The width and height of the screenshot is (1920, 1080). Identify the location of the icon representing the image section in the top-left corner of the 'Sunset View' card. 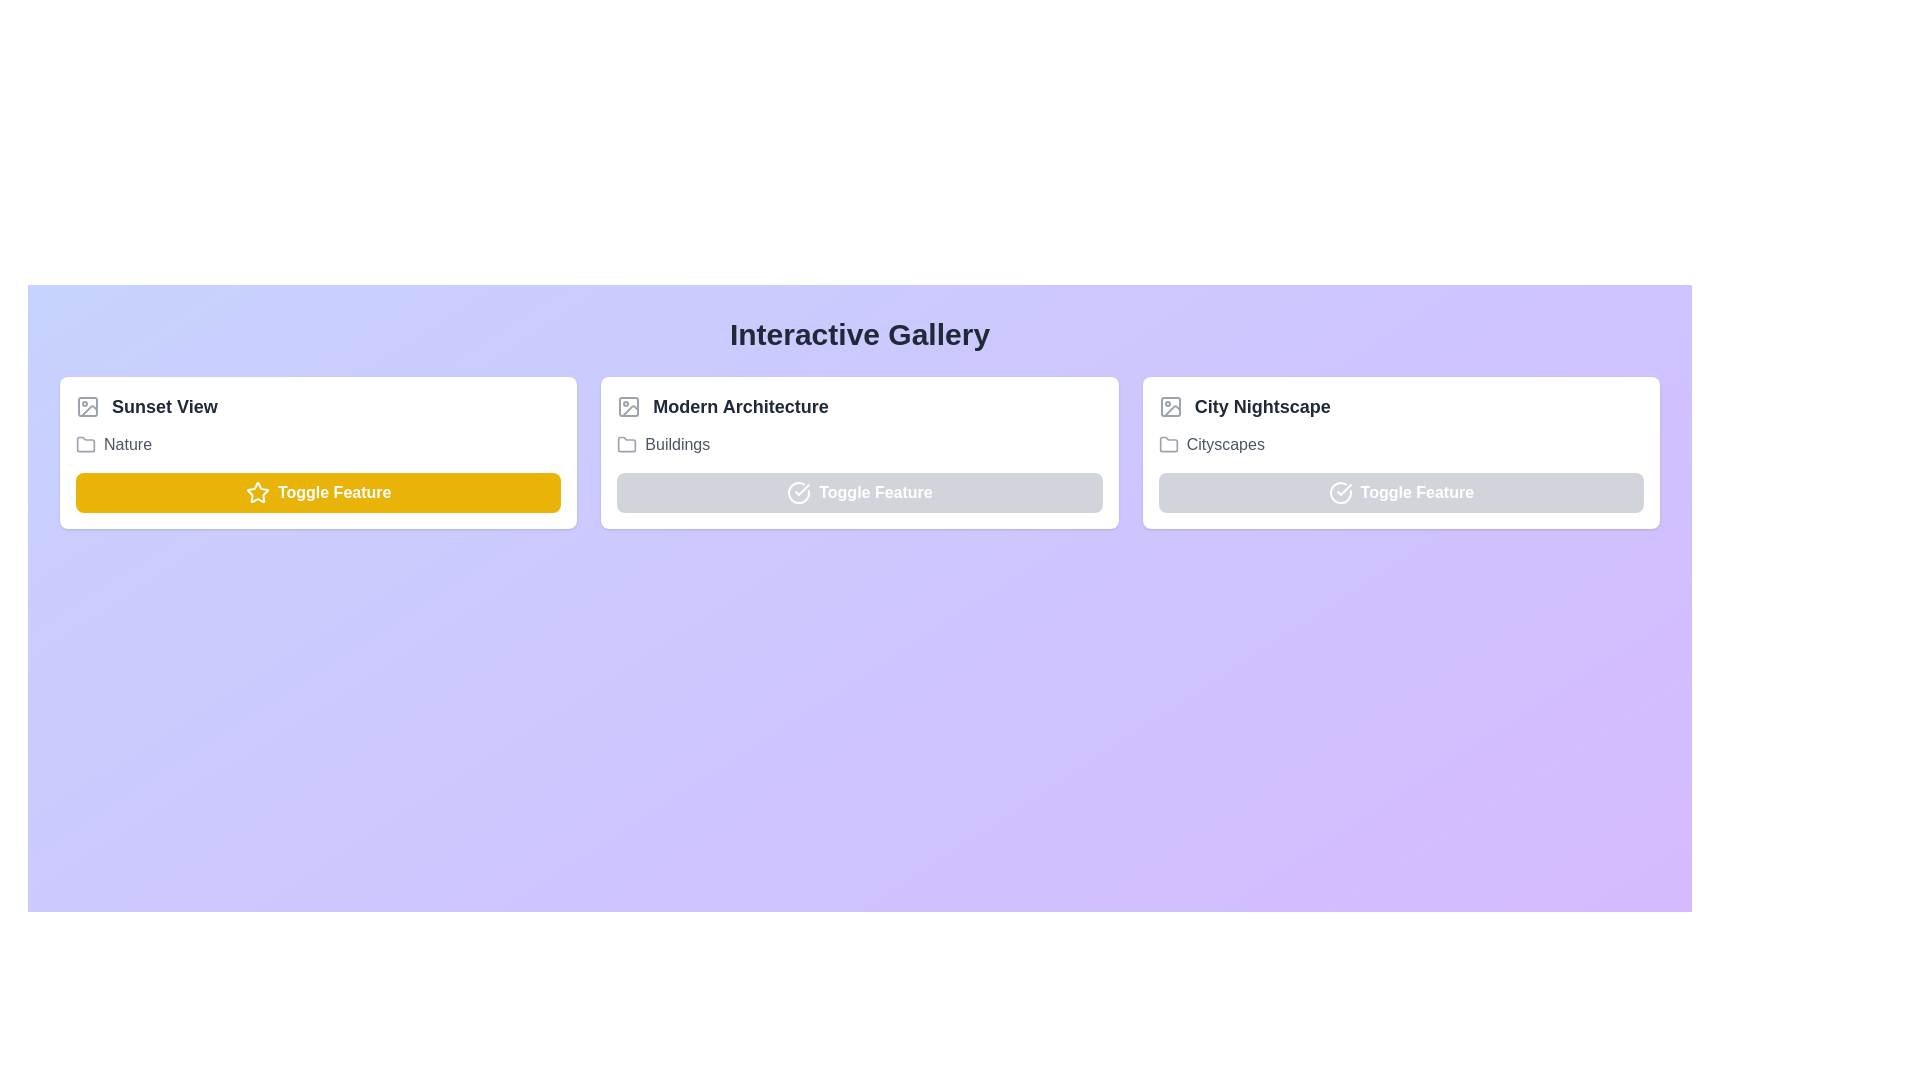
(86, 406).